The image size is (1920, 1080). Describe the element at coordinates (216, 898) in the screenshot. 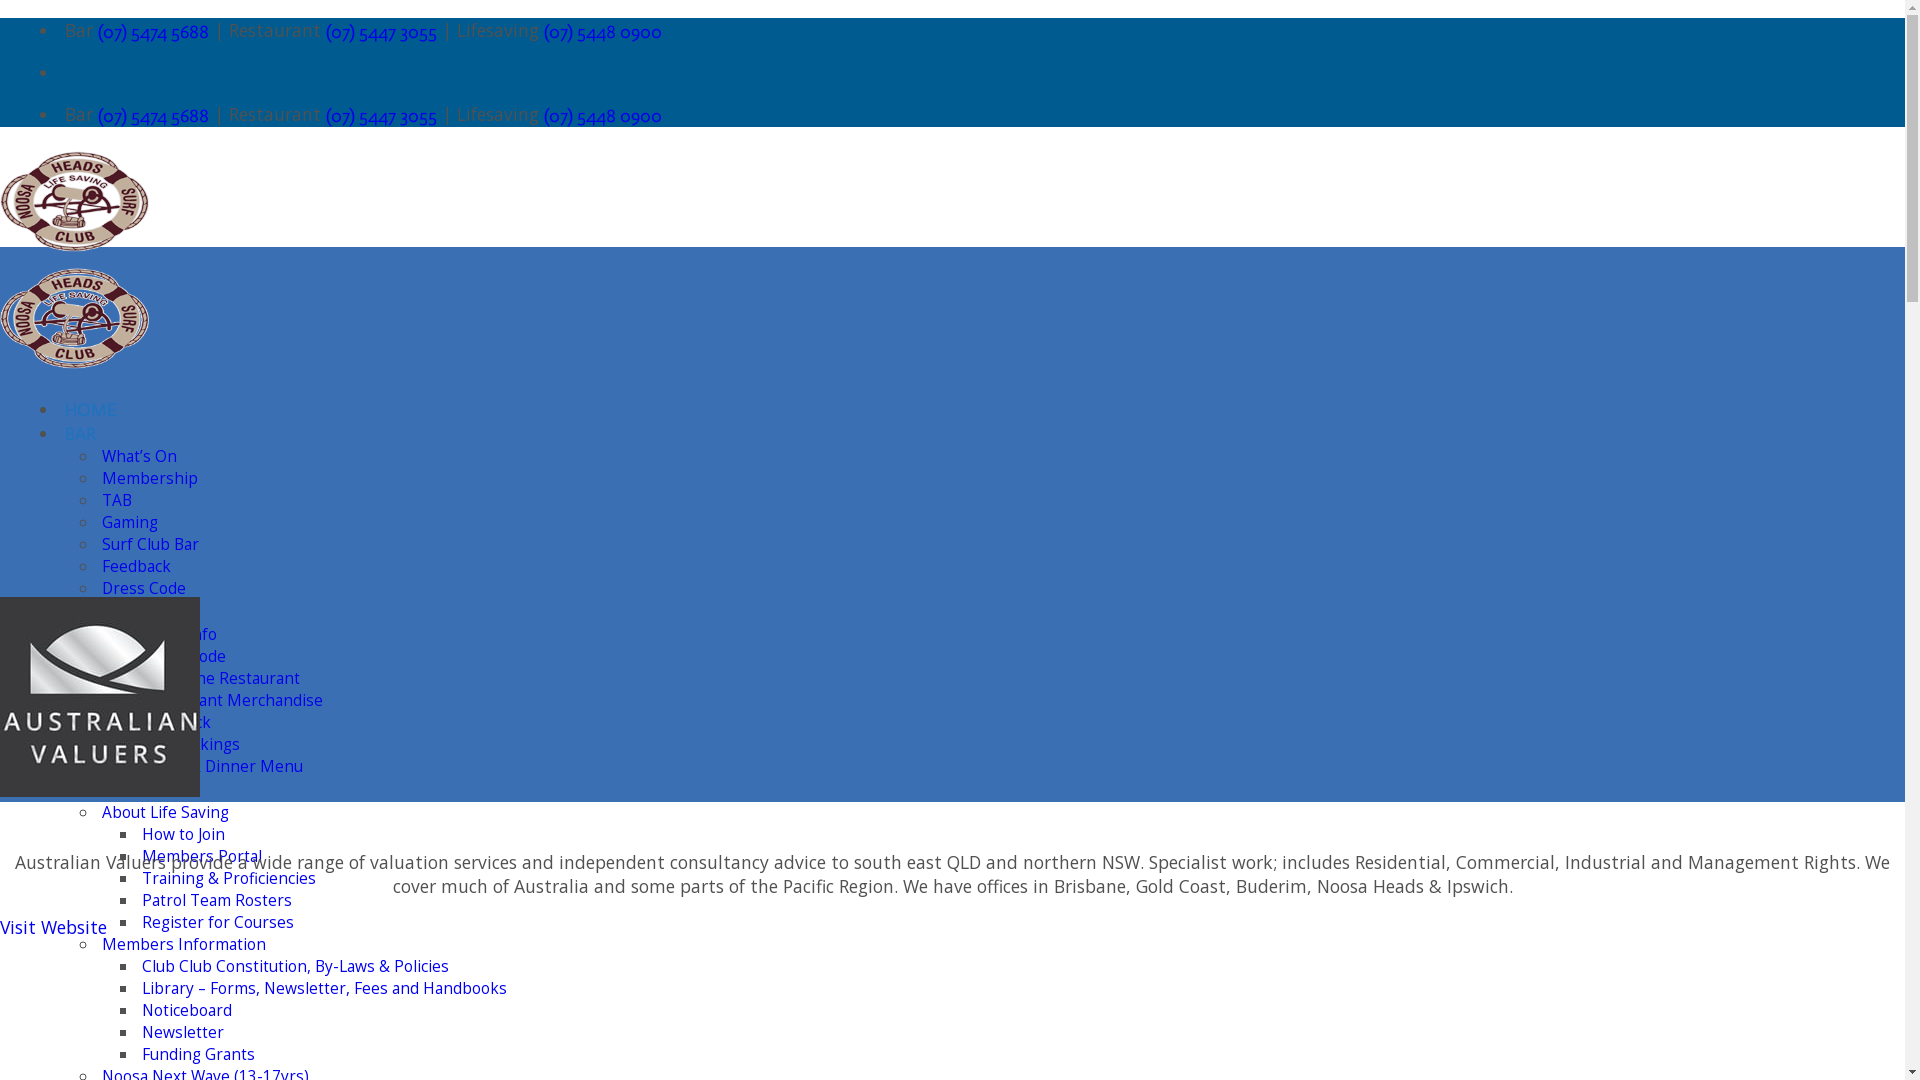

I see `'Patrol Team Rosters'` at that location.